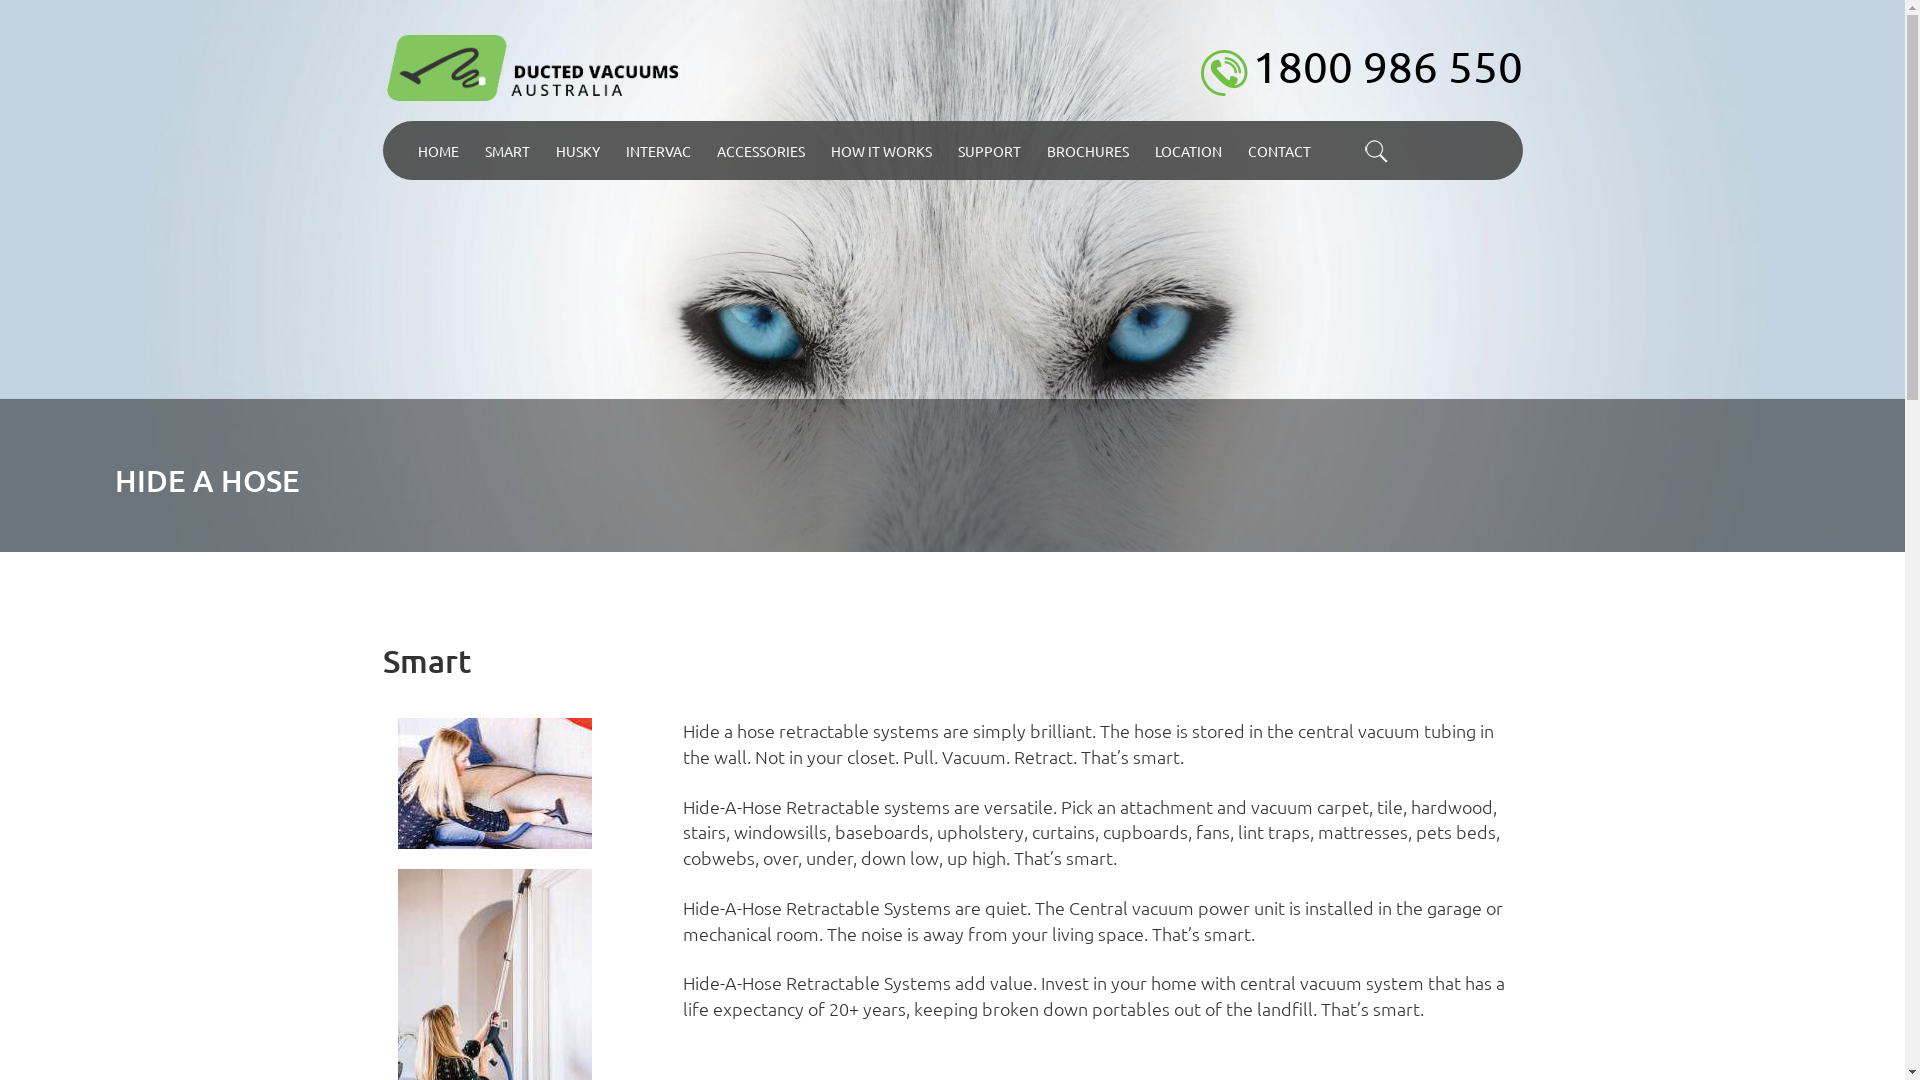 Image resolution: width=1920 pixels, height=1080 pixels. Describe the element at coordinates (817, 149) in the screenshot. I see `'HOW IT WORKS'` at that location.